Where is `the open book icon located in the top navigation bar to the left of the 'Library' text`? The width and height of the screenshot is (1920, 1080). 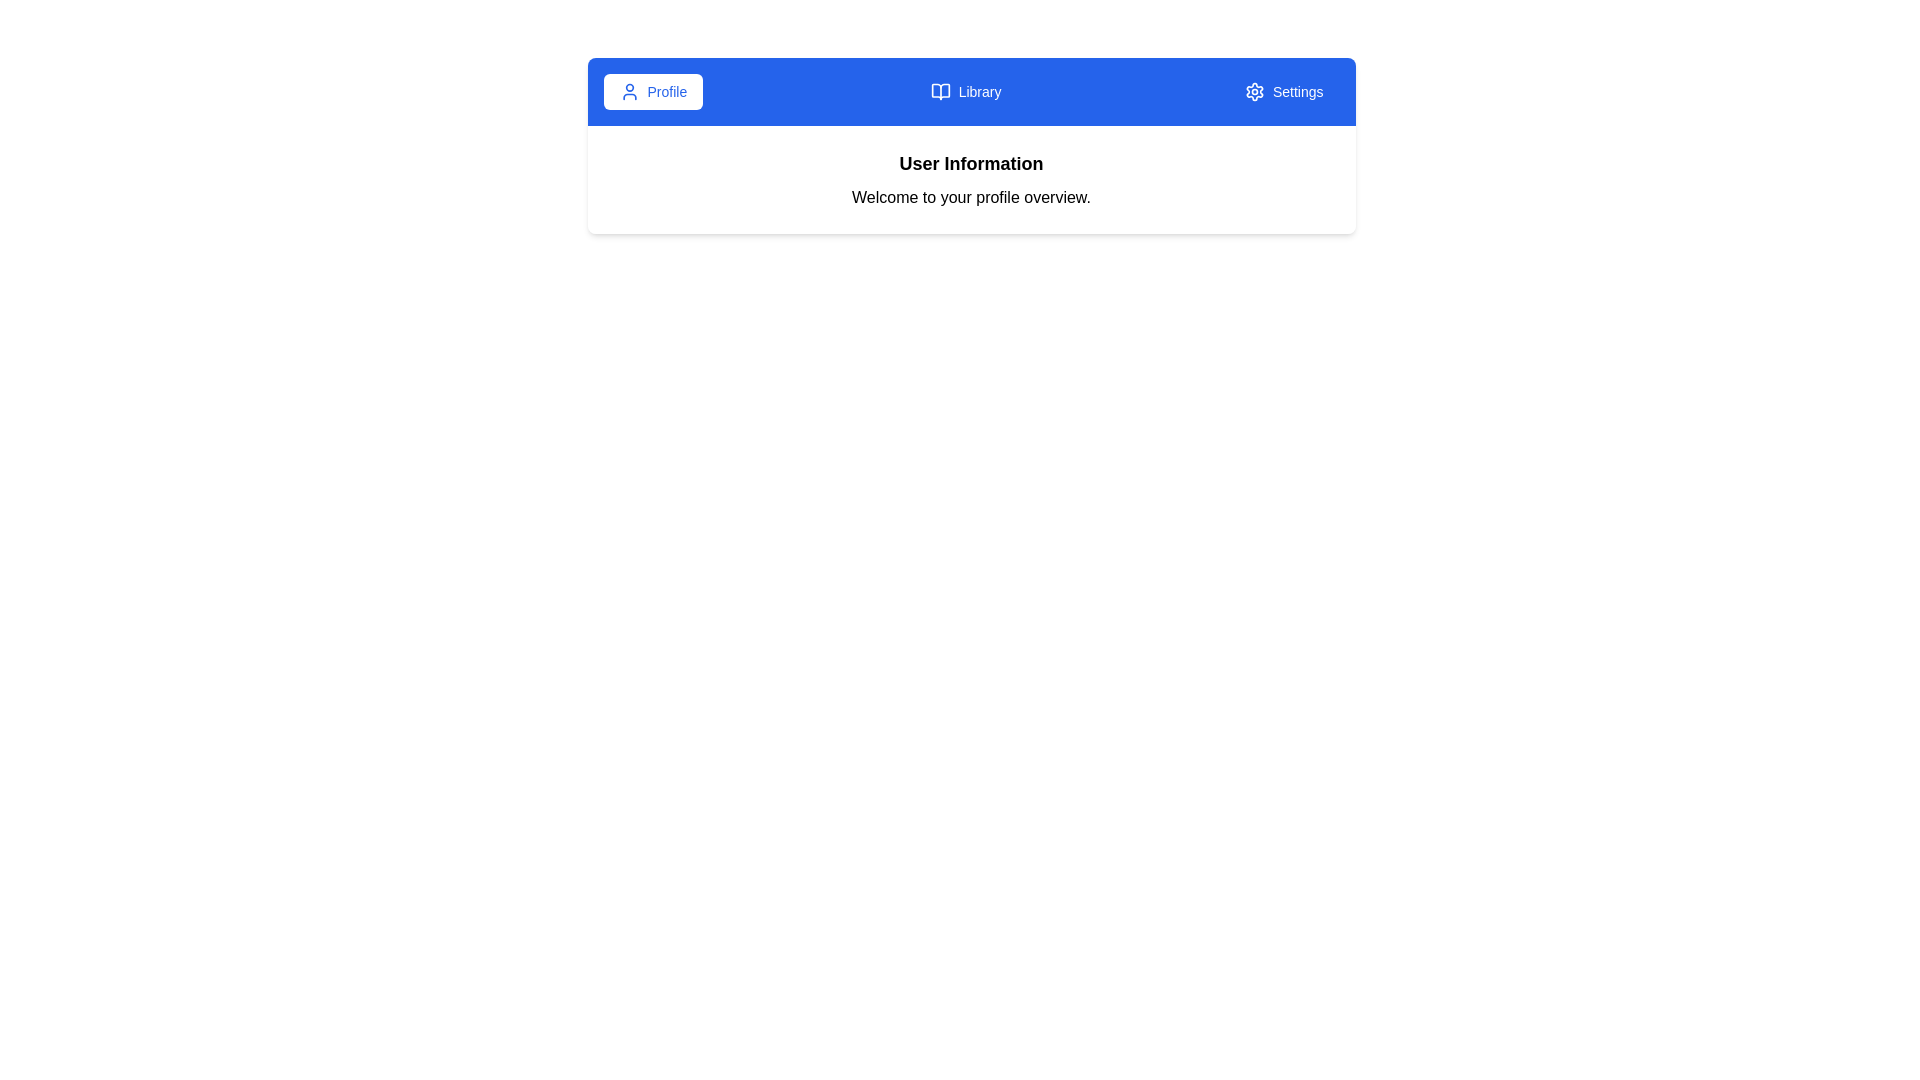 the open book icon located in the top navigation bar to the left of the 'Library' text is located at coordinates (939, 92).